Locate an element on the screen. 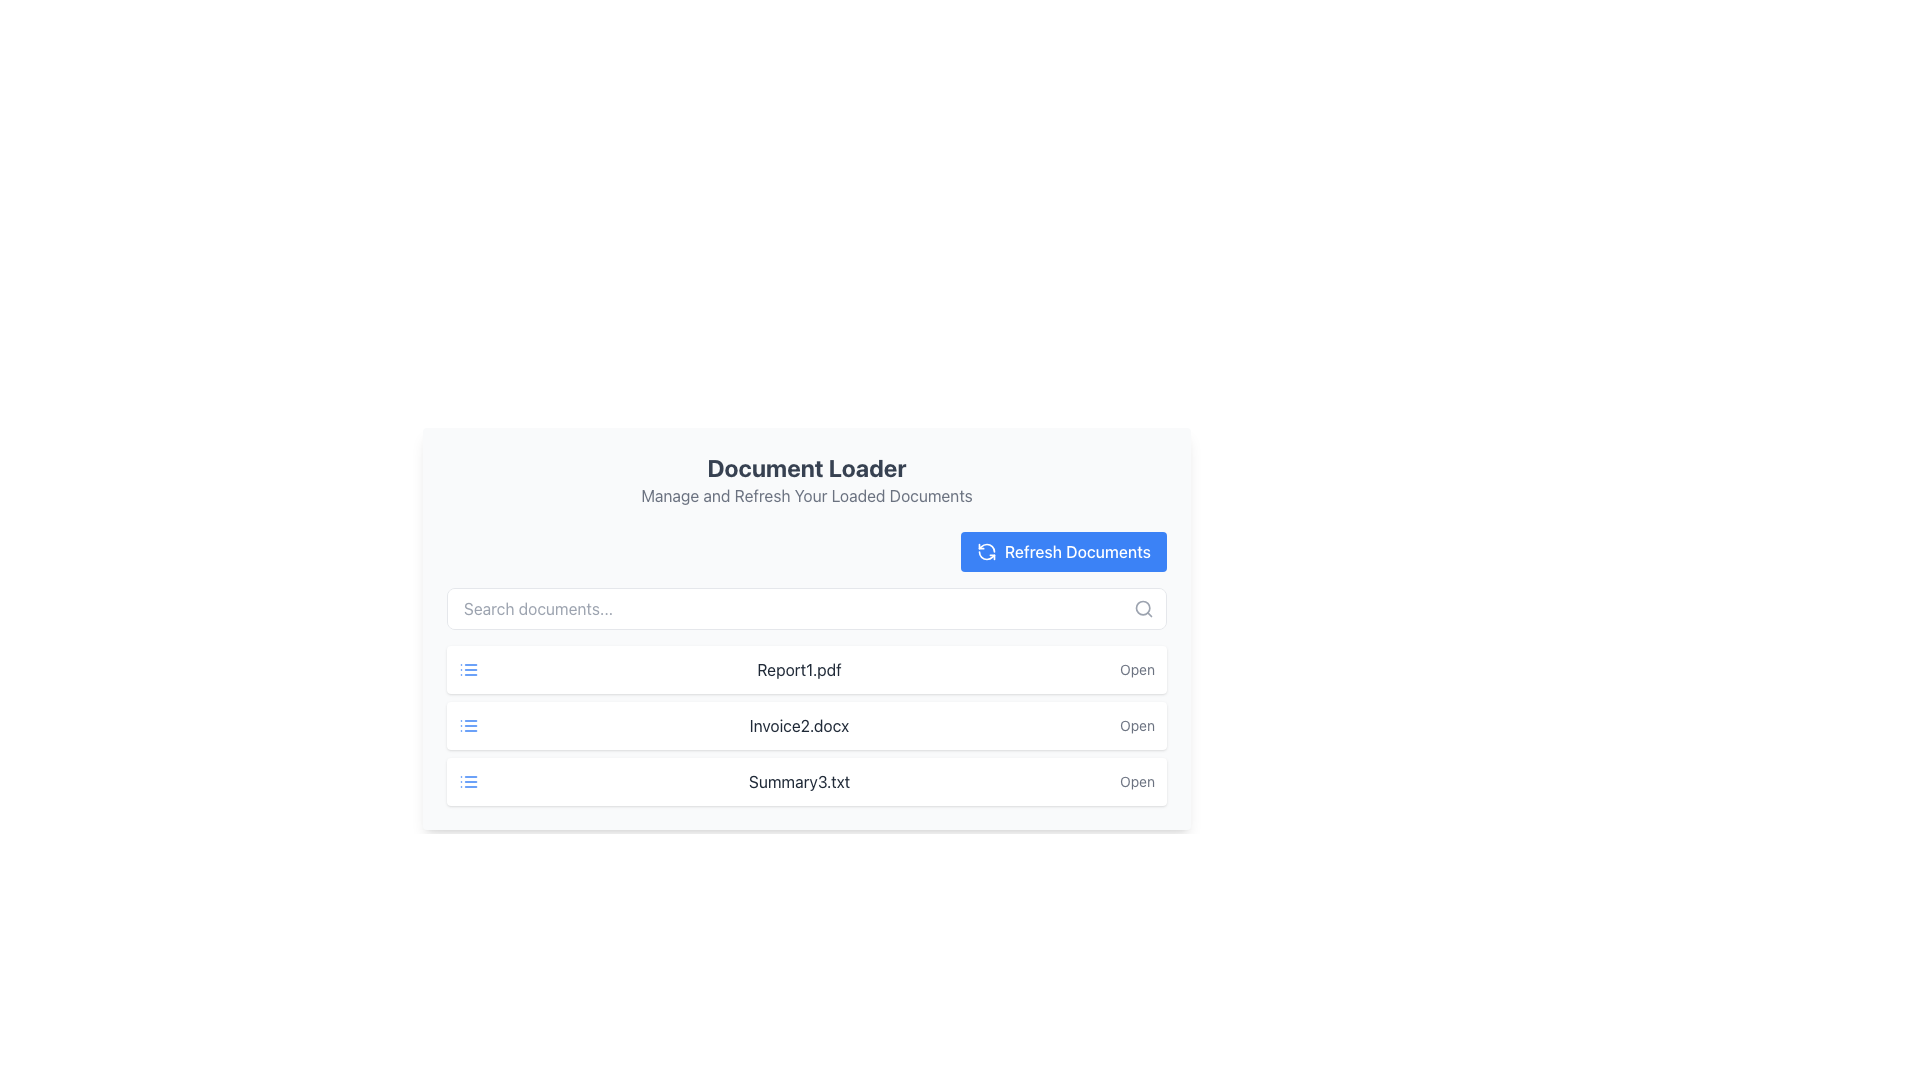  the top-left arc segment of the circular arrow icon used for refresh functionality, which is styled with a thin, black line and rounded ends is located at coordinates (986, 548).